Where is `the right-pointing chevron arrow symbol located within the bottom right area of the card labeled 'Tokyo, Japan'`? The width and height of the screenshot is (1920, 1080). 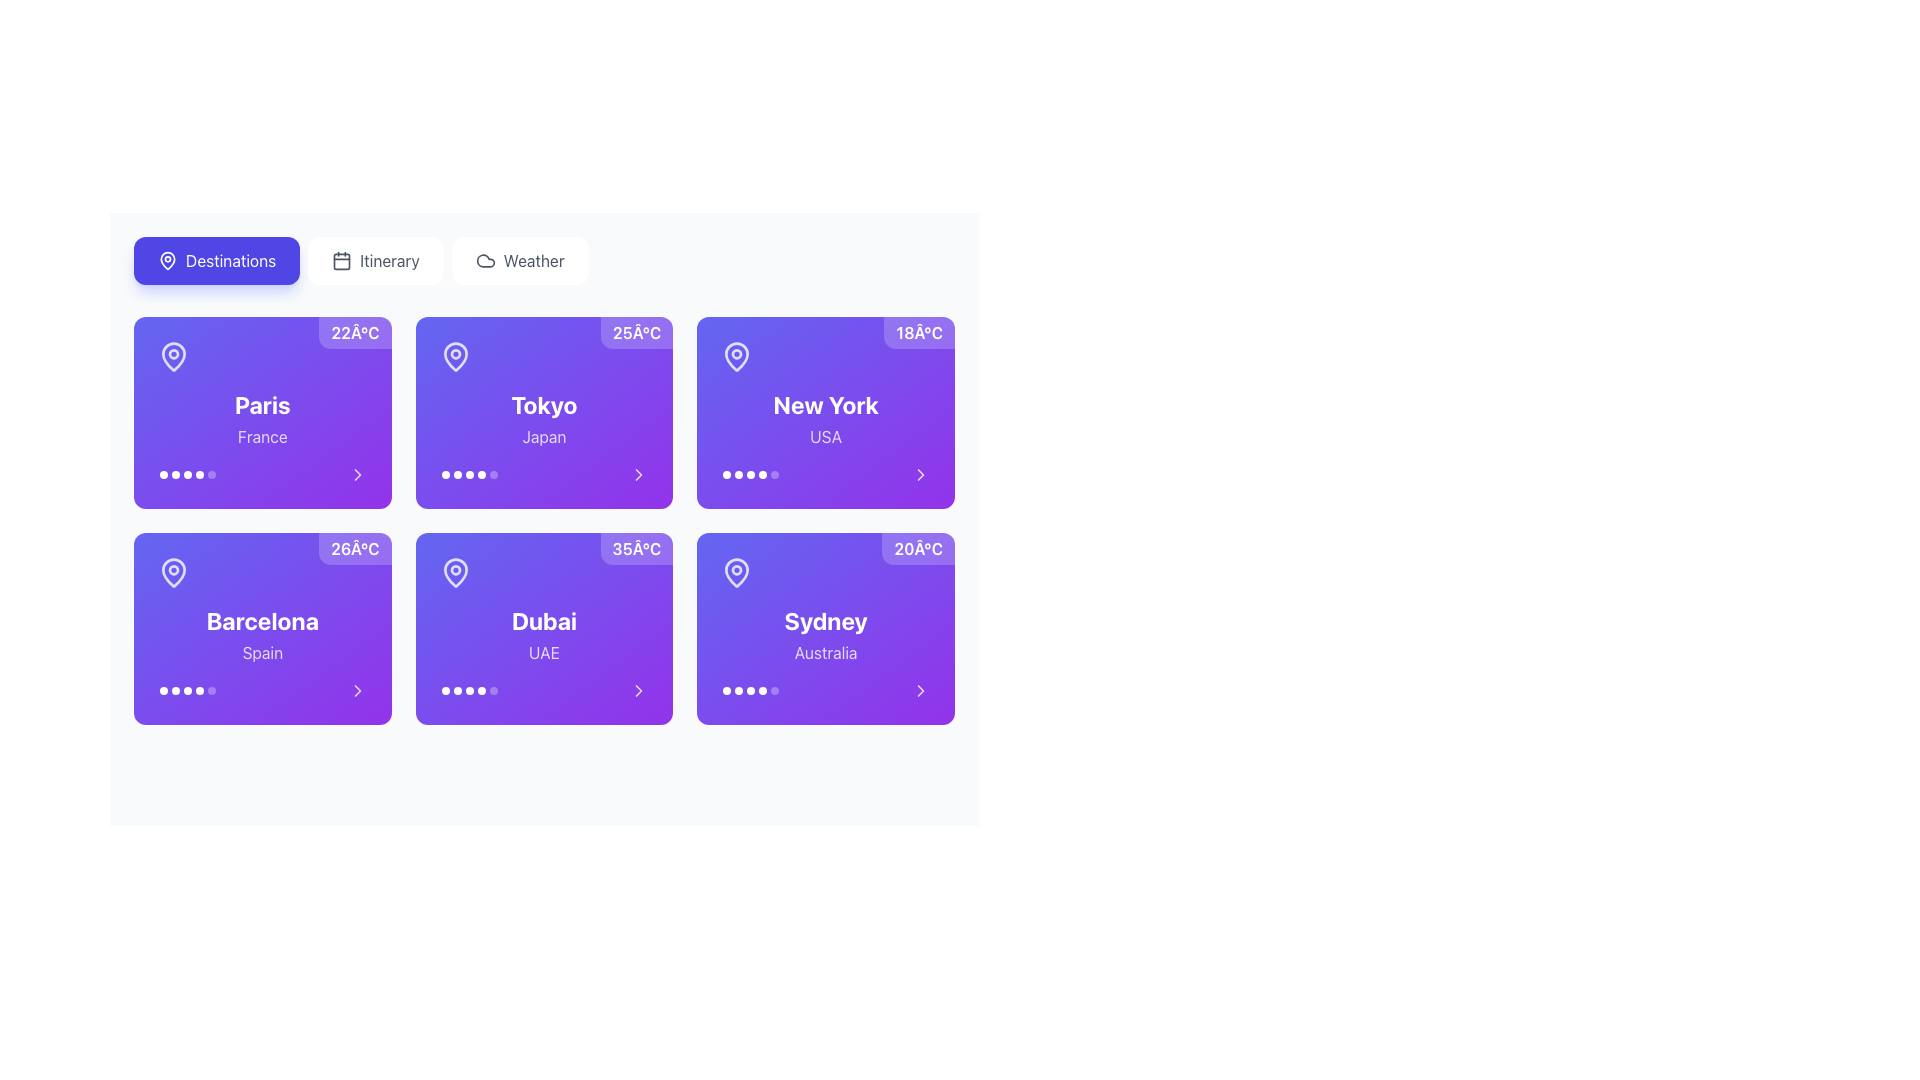
the right-pointing chevron arrow symbol located within the bottom right area of the card labeled 'Tokyo, Japan' is located at coordinates (638, 474).